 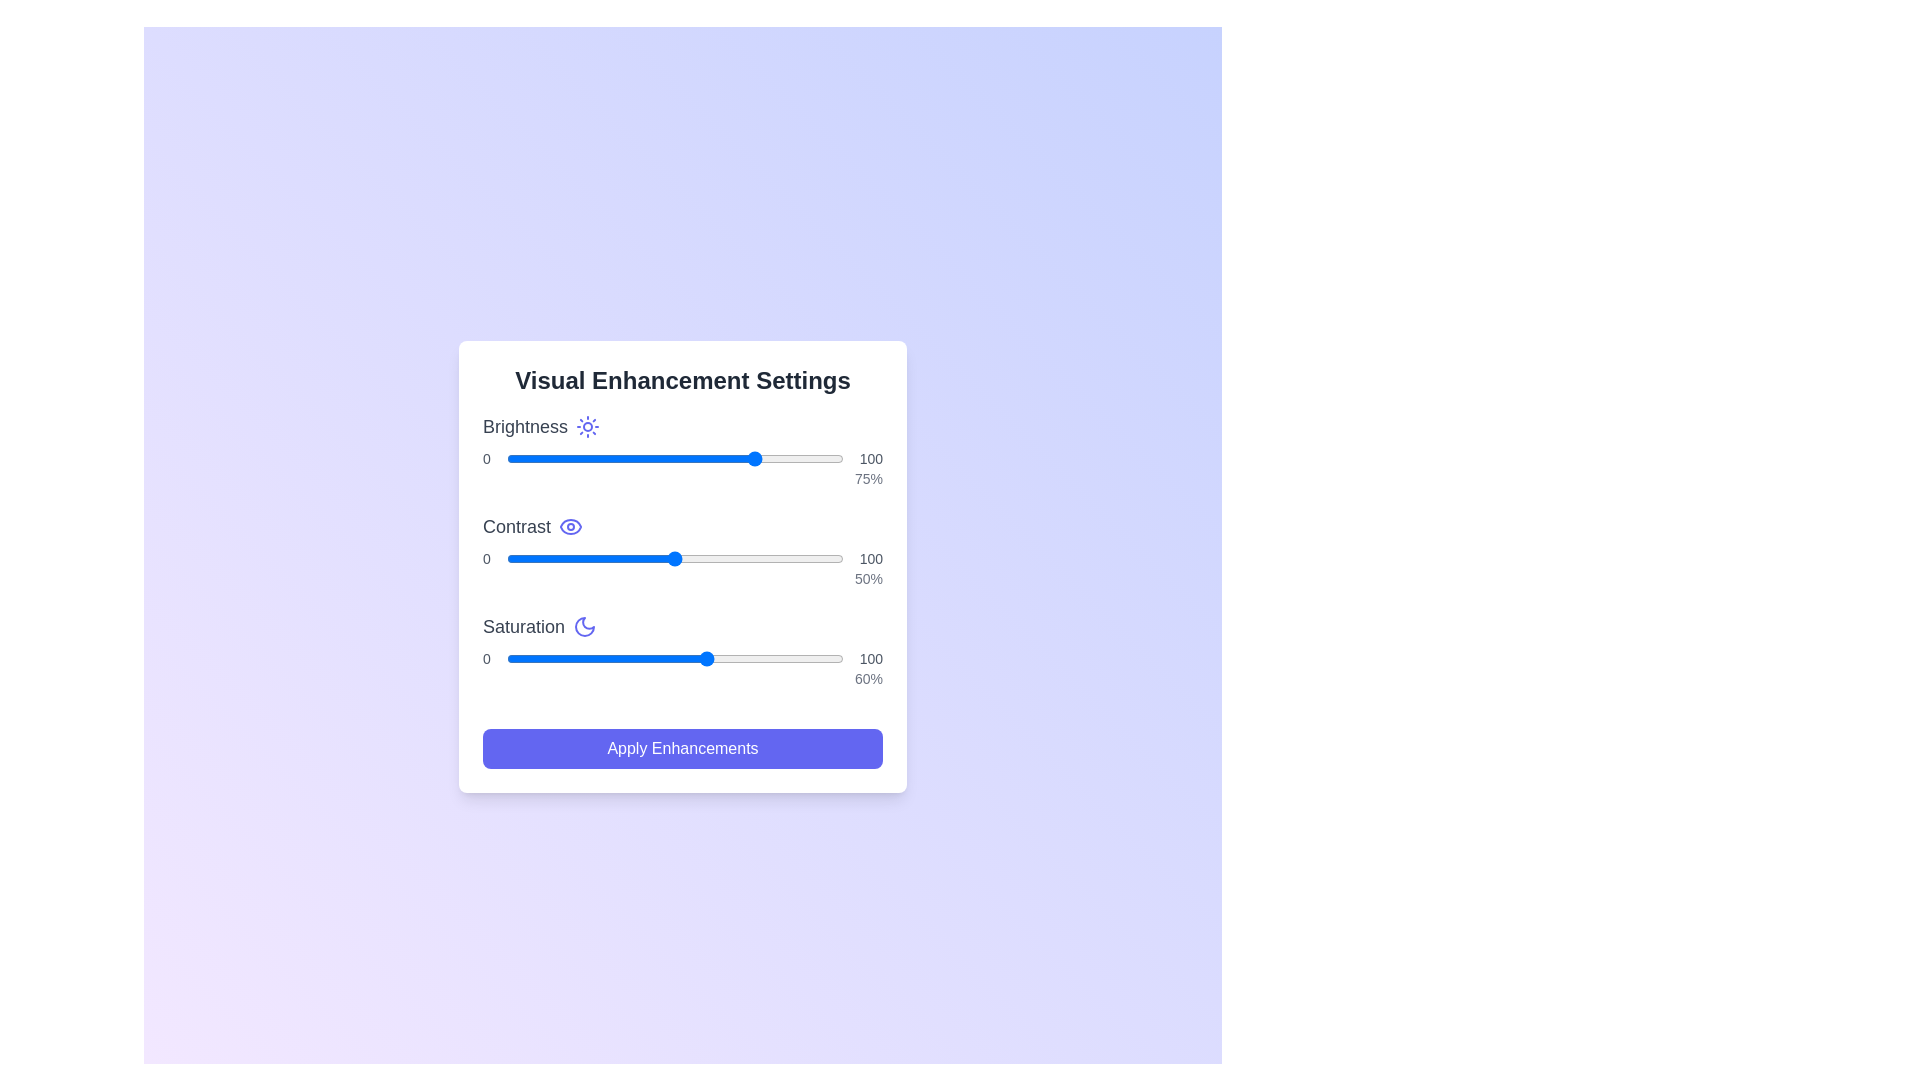 What do you see at coordinates (758, 459) in the screenshot?
I see `the brightness slider to set the brightness level to 75` at bounding box center [758, 459].